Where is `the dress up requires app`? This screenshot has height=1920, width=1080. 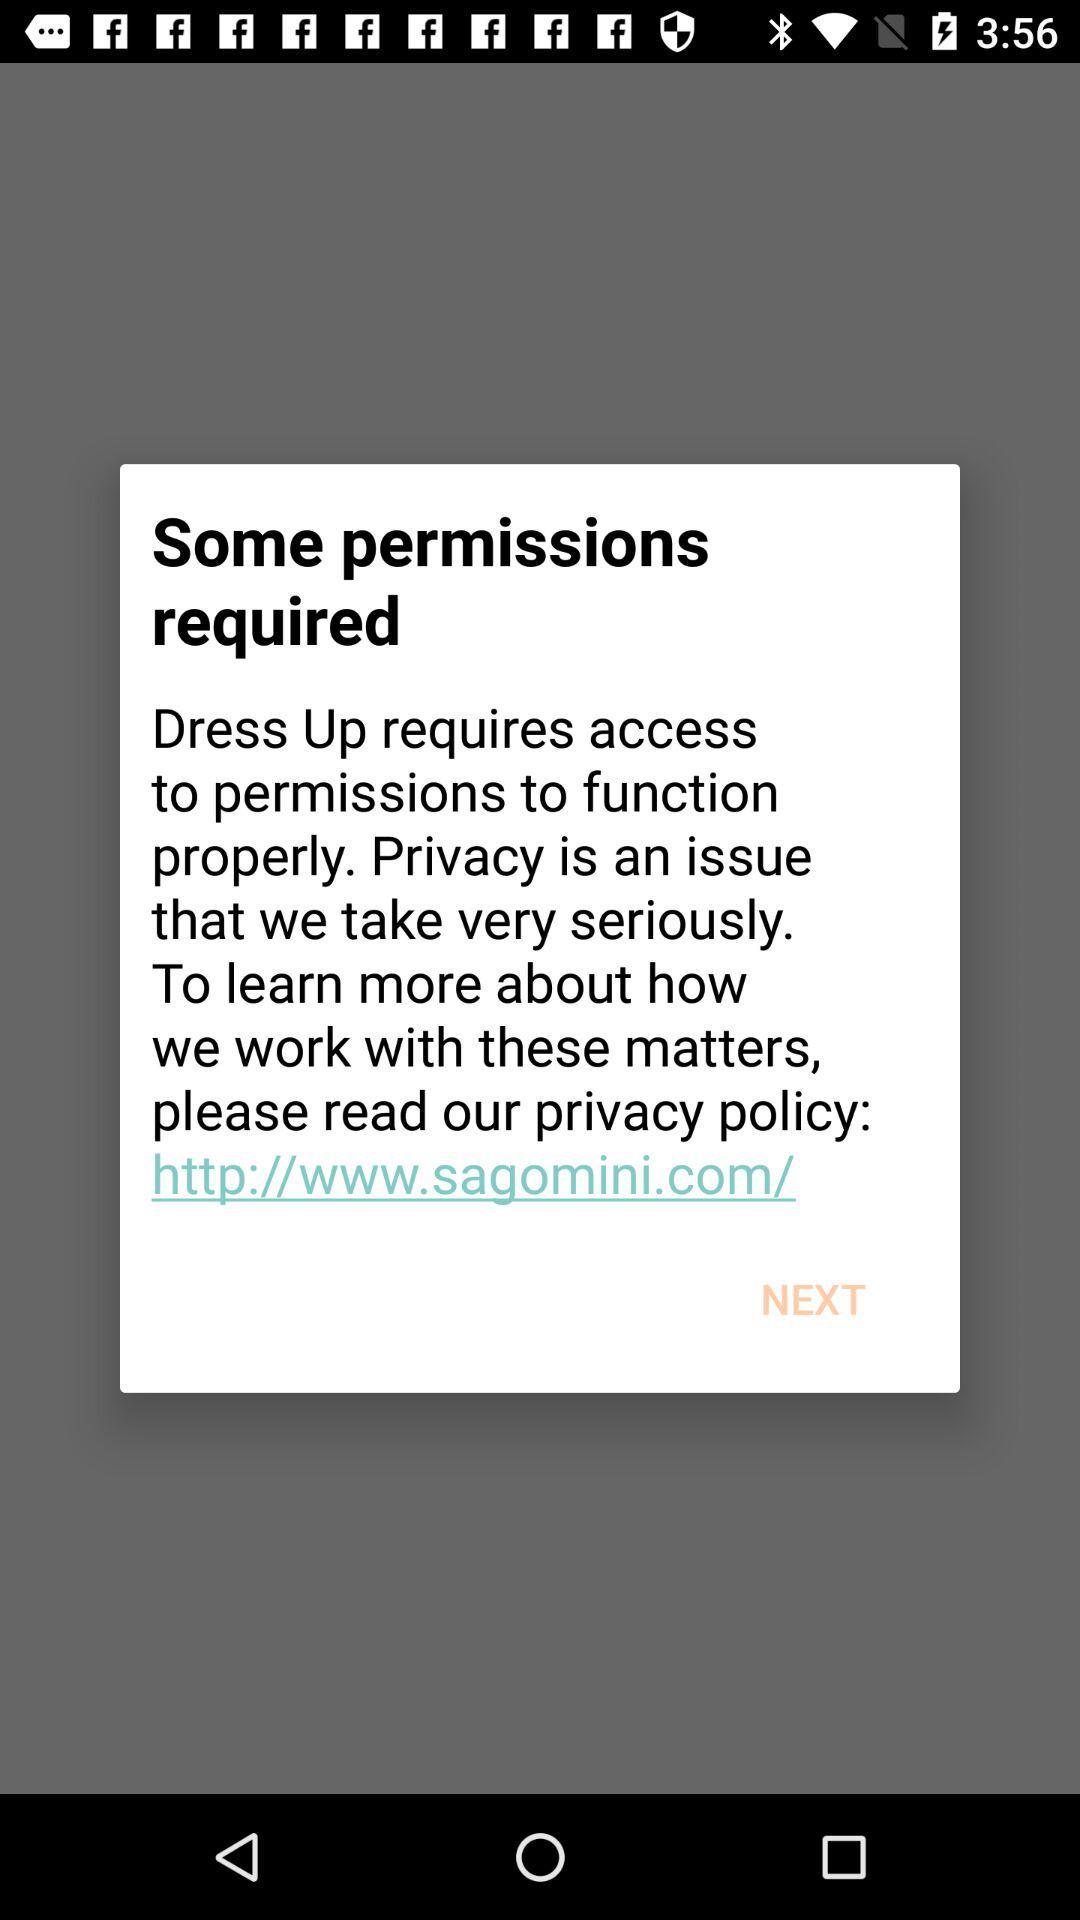
the dress up requires app is located at coordinates (540, 948).